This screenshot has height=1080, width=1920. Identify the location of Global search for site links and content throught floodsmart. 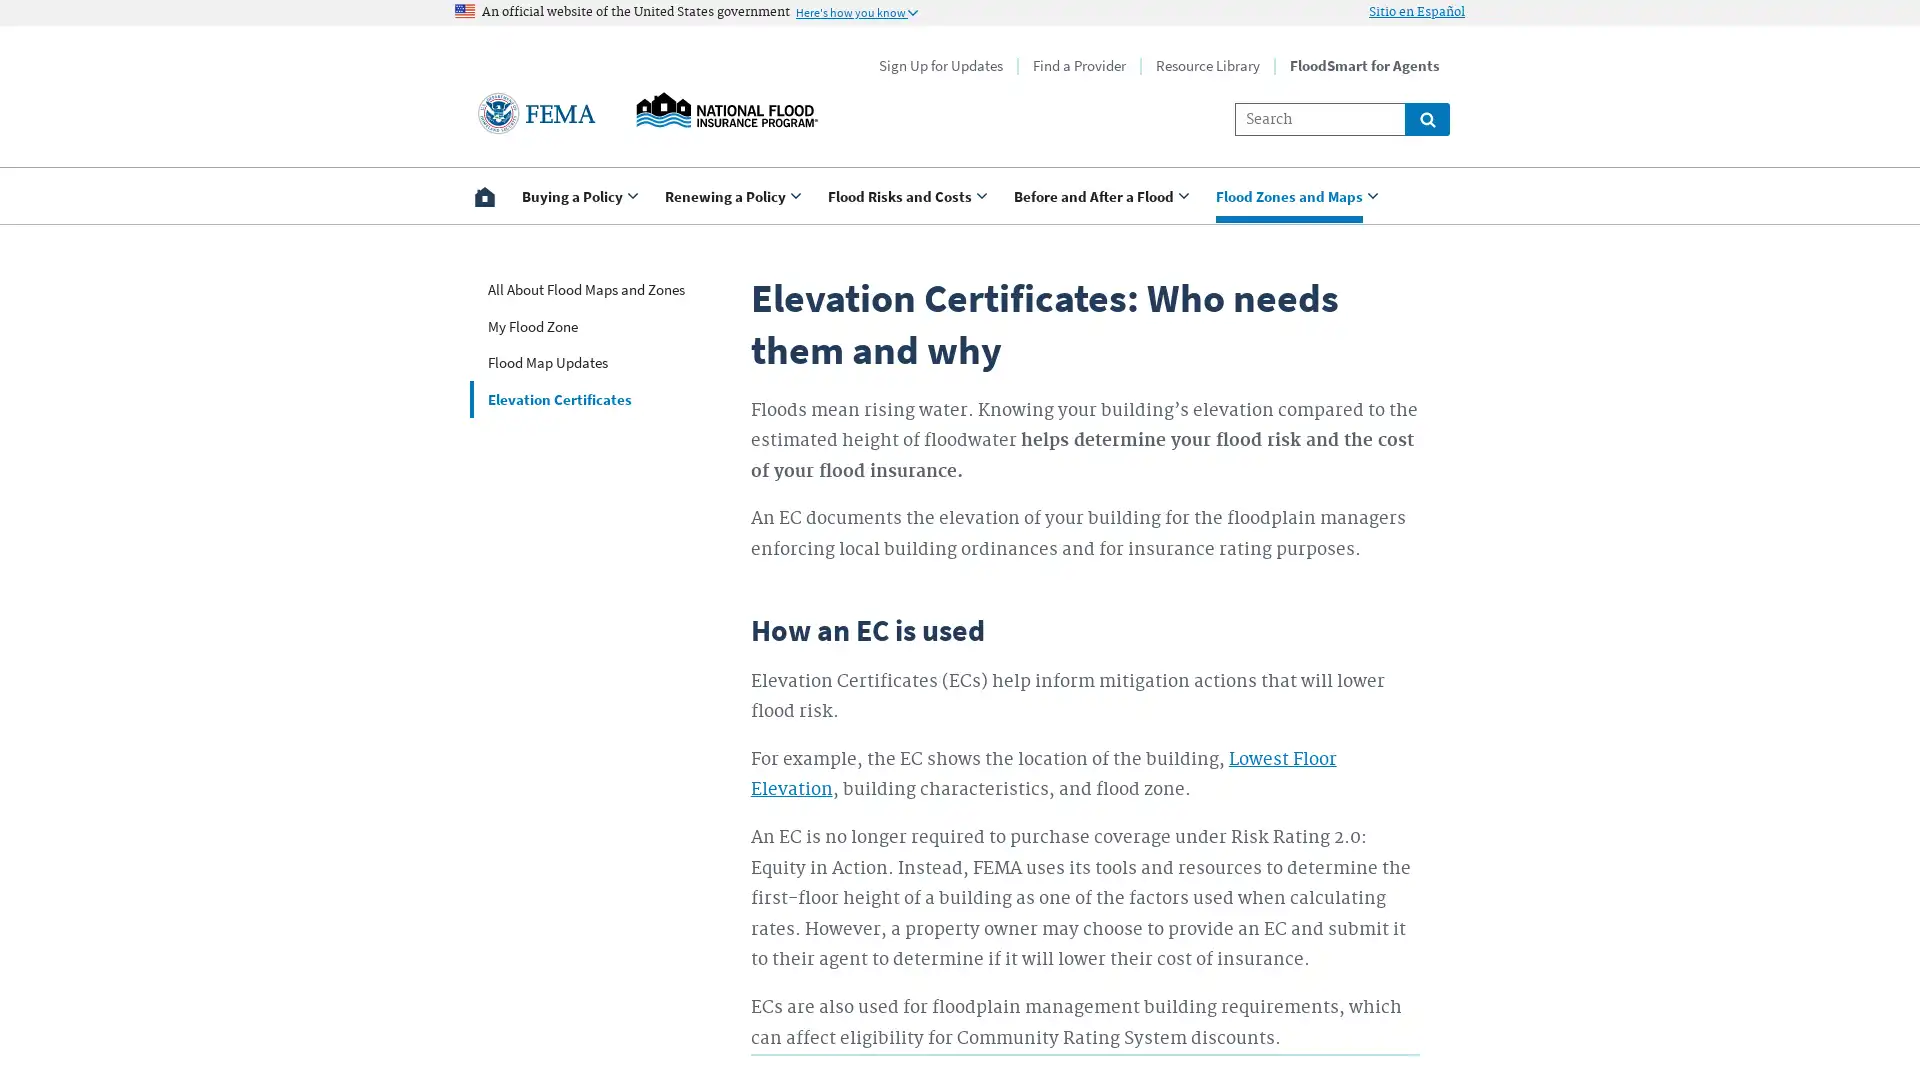
(1426, 119).